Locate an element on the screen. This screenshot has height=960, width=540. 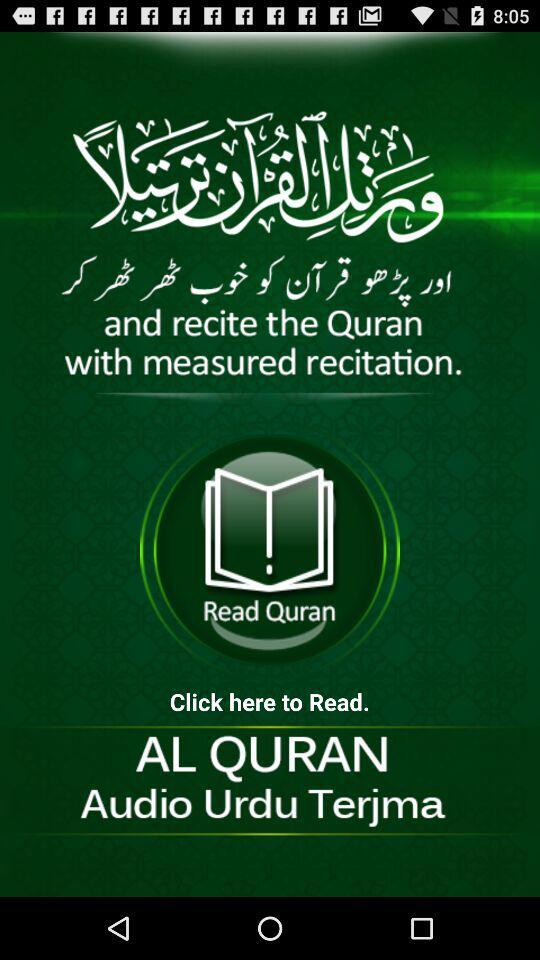
read is located at coordinates (270, 550).